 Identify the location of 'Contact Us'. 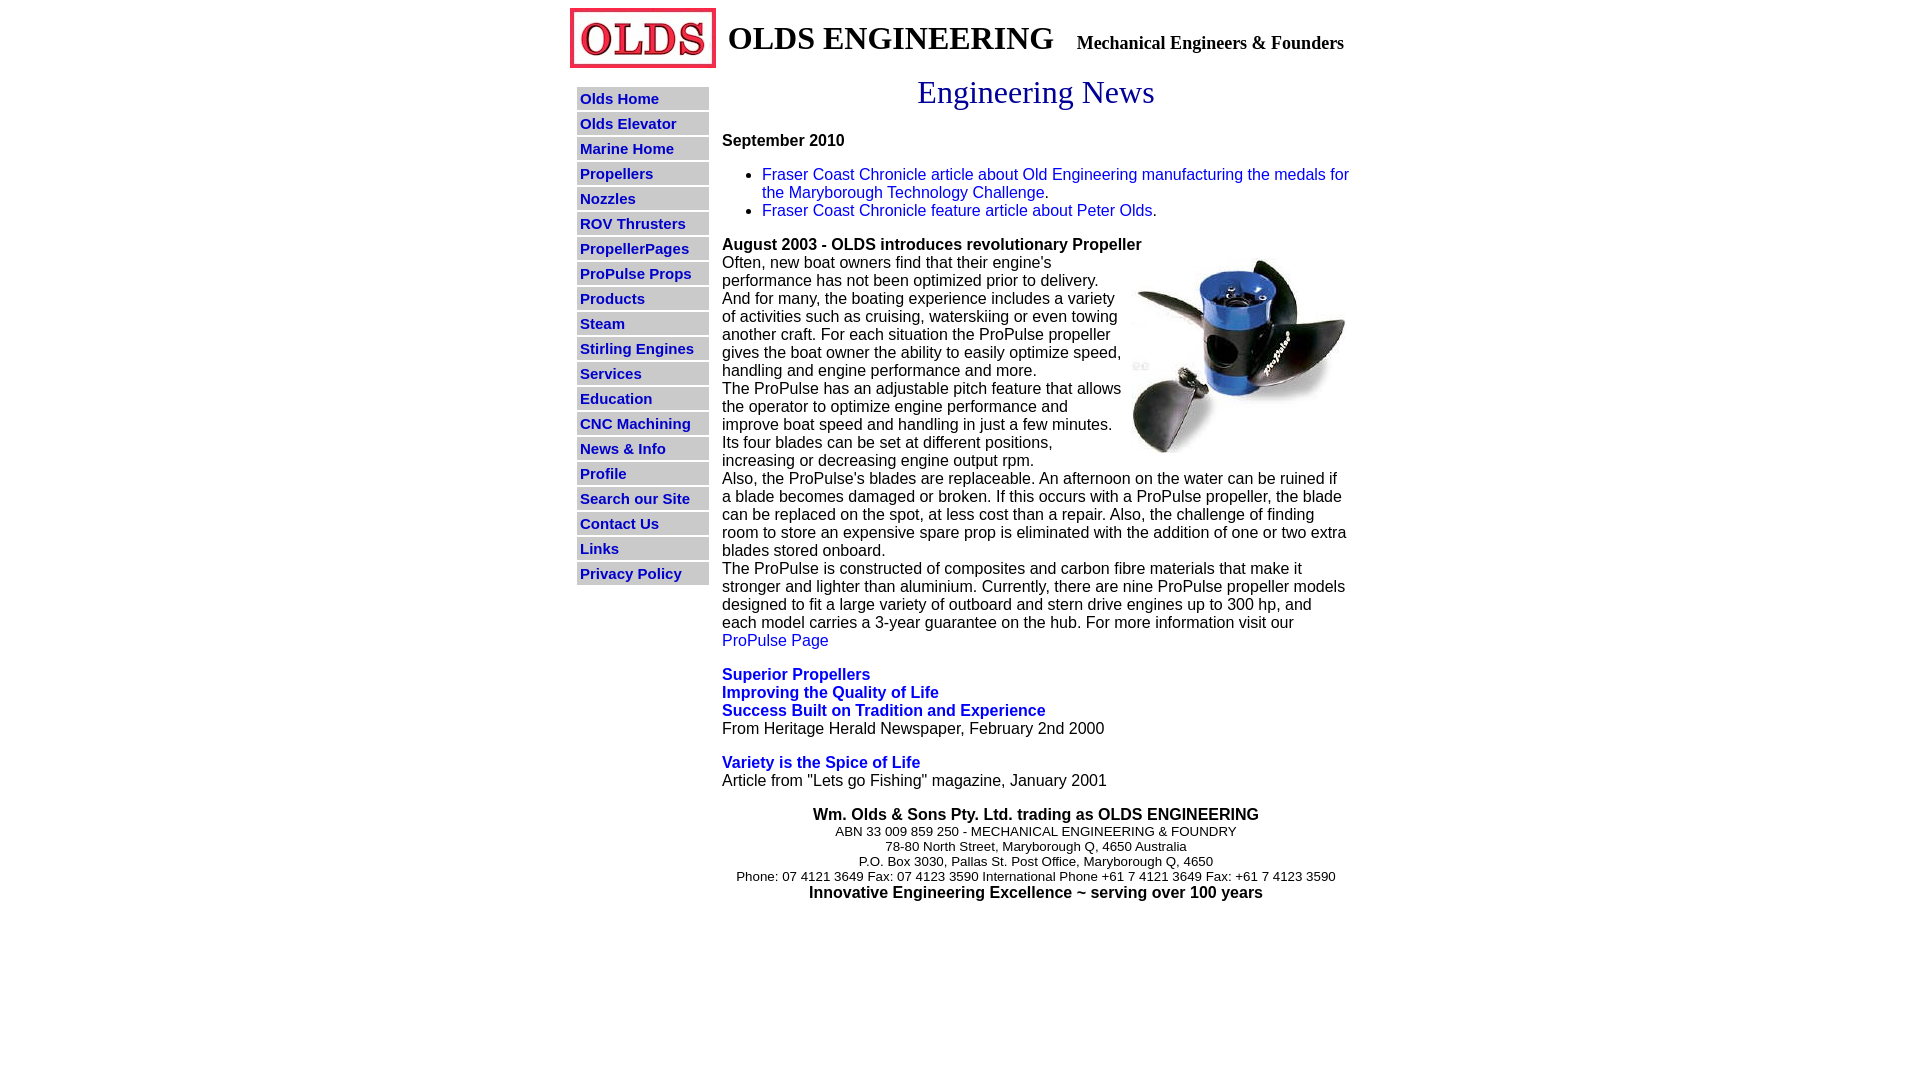
(643, 522).